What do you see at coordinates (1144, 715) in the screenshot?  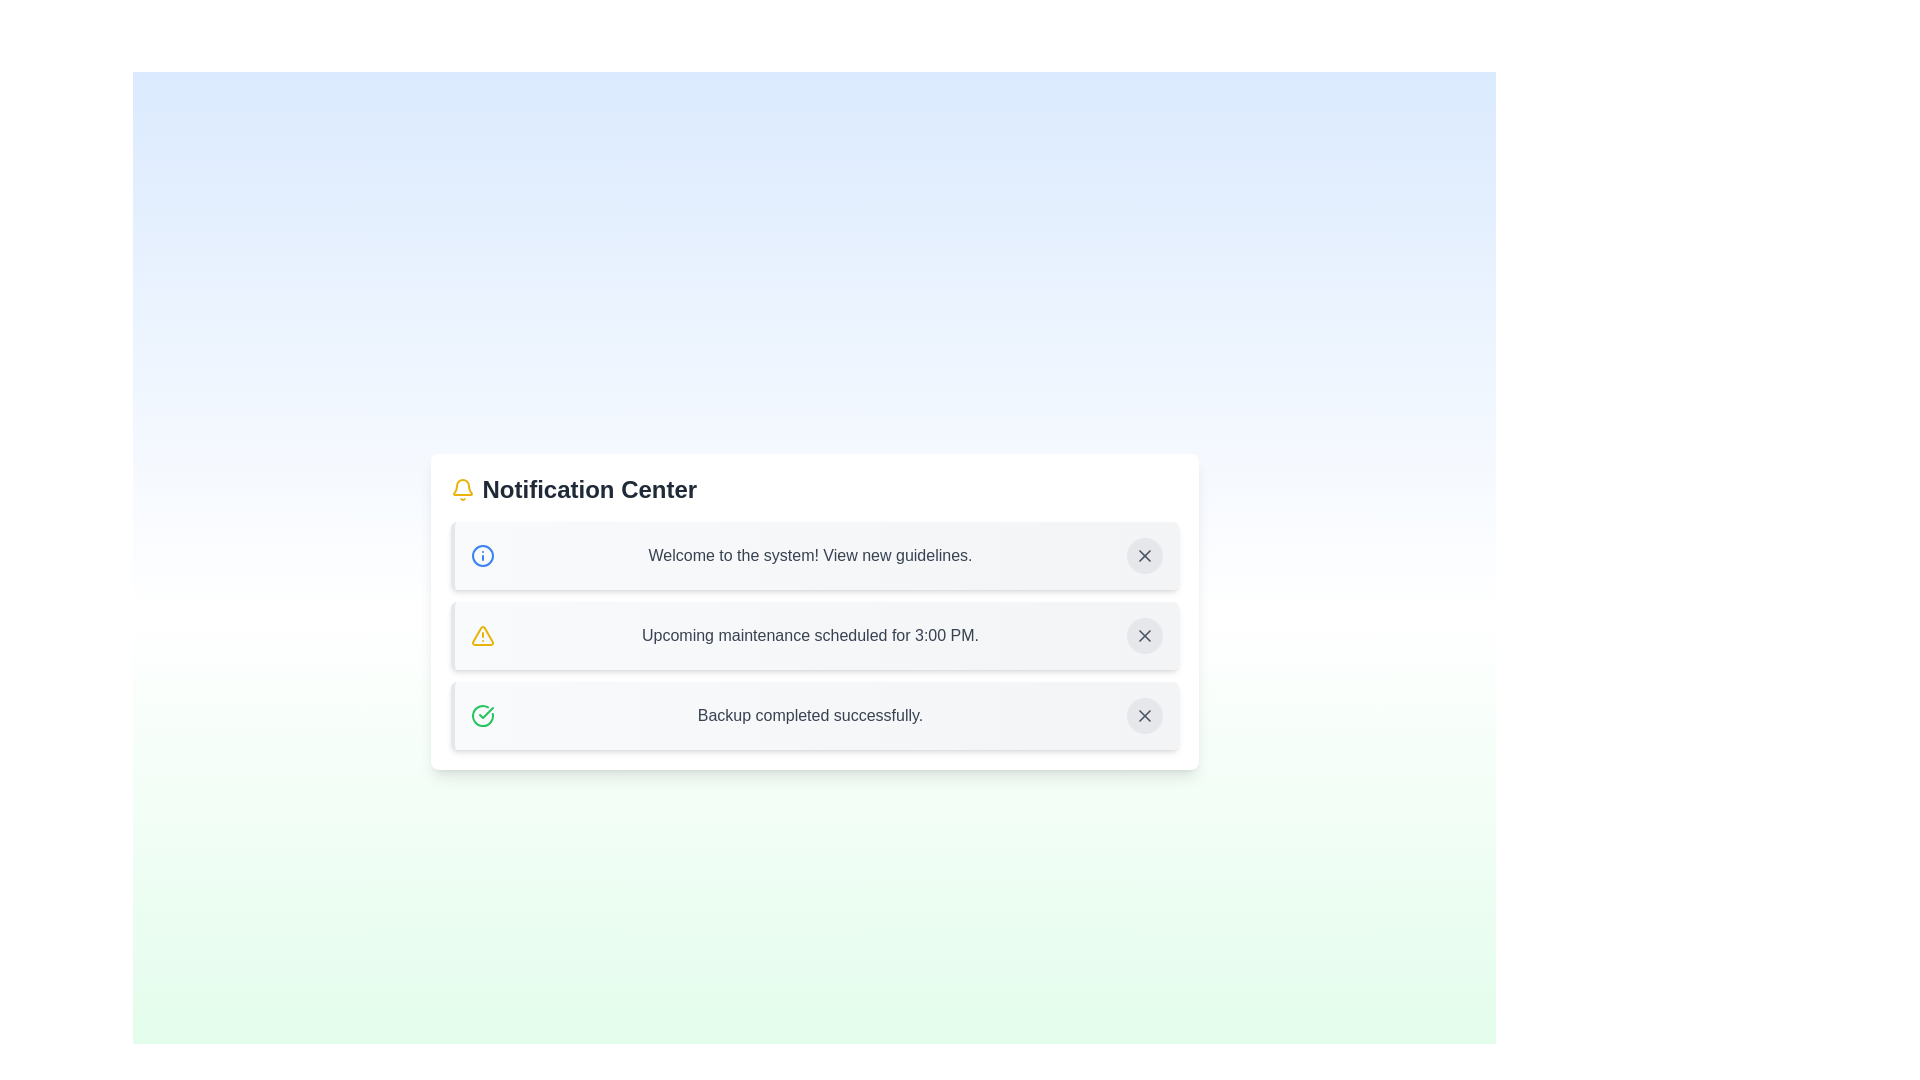 I see `the Close button icon, which resembles a gray 'X' and is situated at the center of a circular button on the far-right side of the last notification entry` at bounding box center [1144, 715].